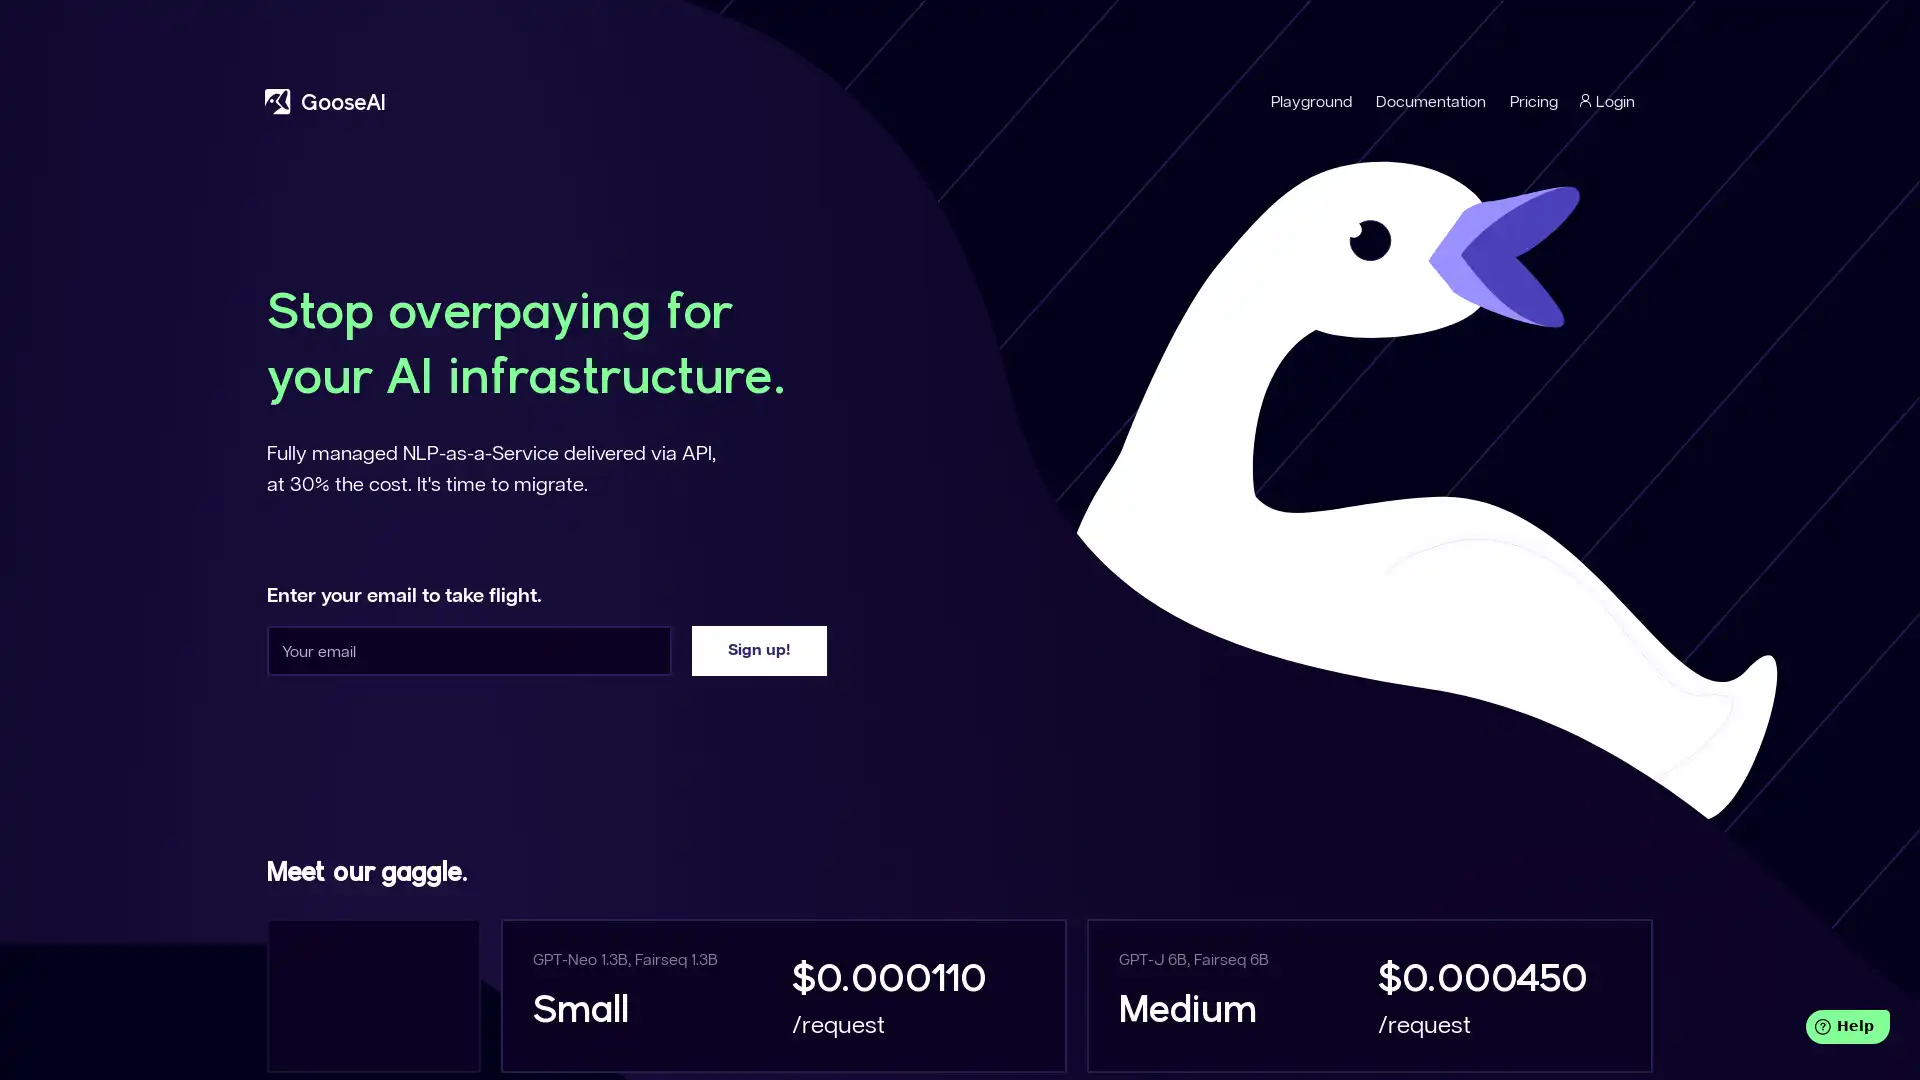  I want to click on Sign up!, so click(758, 651).